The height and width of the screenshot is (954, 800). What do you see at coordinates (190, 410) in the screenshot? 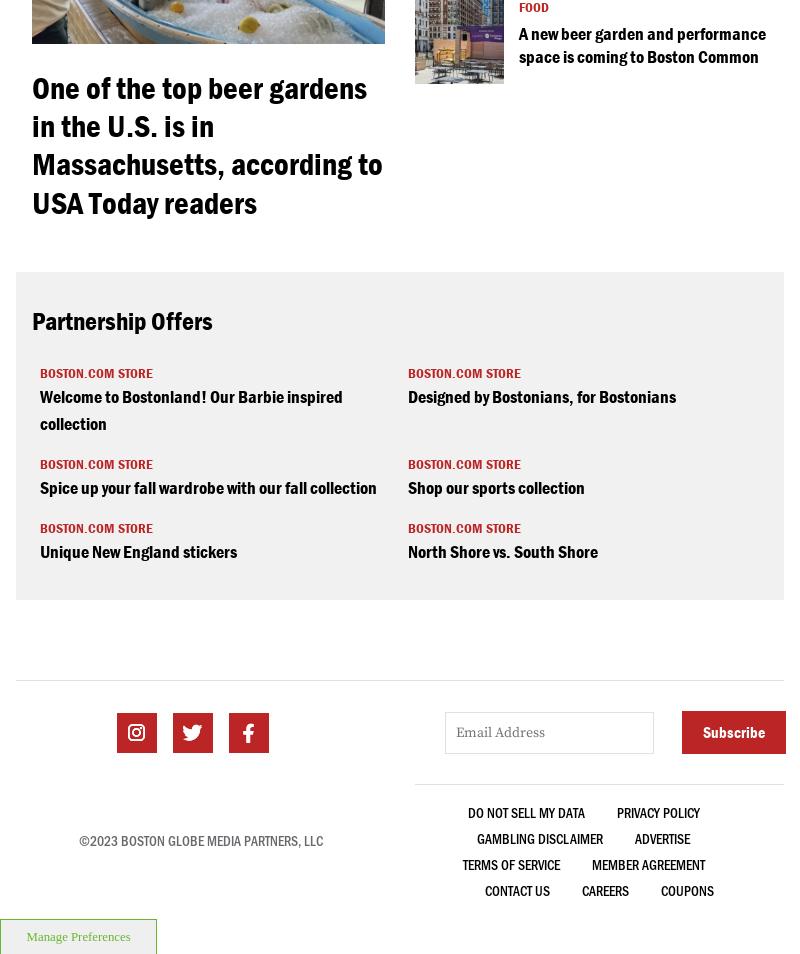
I see `'Welcome to Bostonland! Our Barbie inspired collection'` at bounding box center [190, 410].